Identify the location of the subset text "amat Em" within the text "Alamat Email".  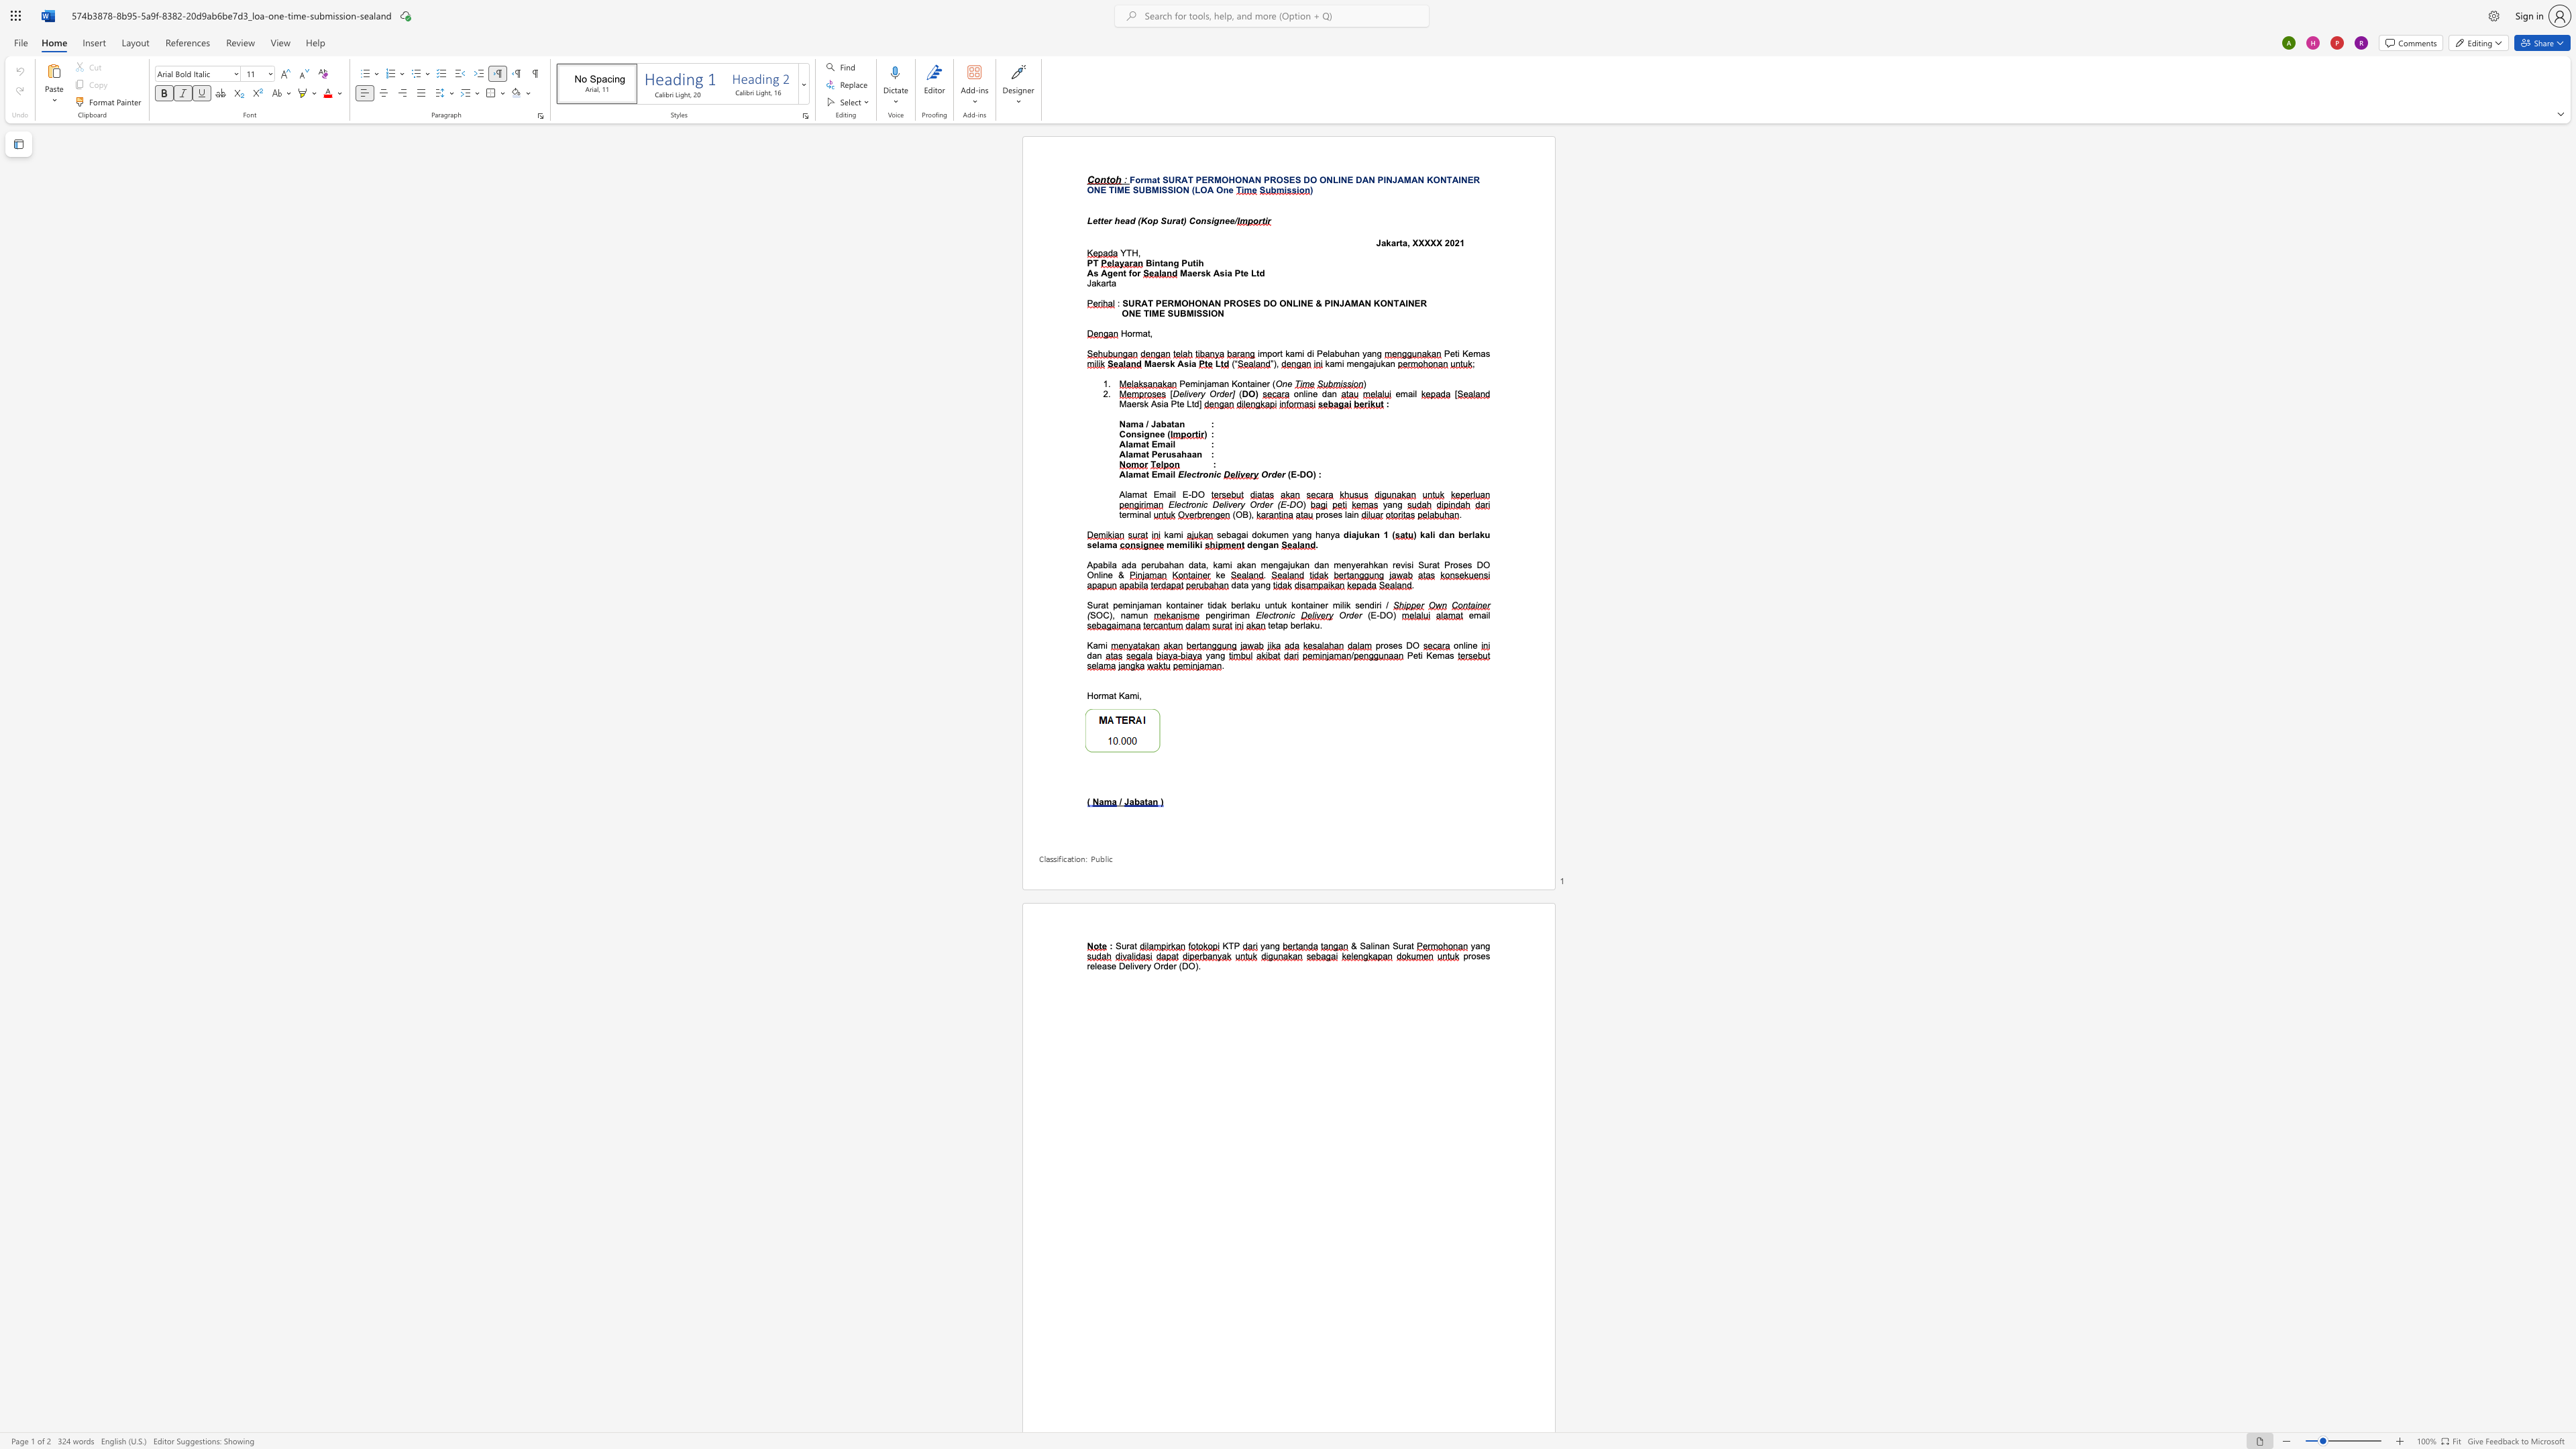
(1127, 474).